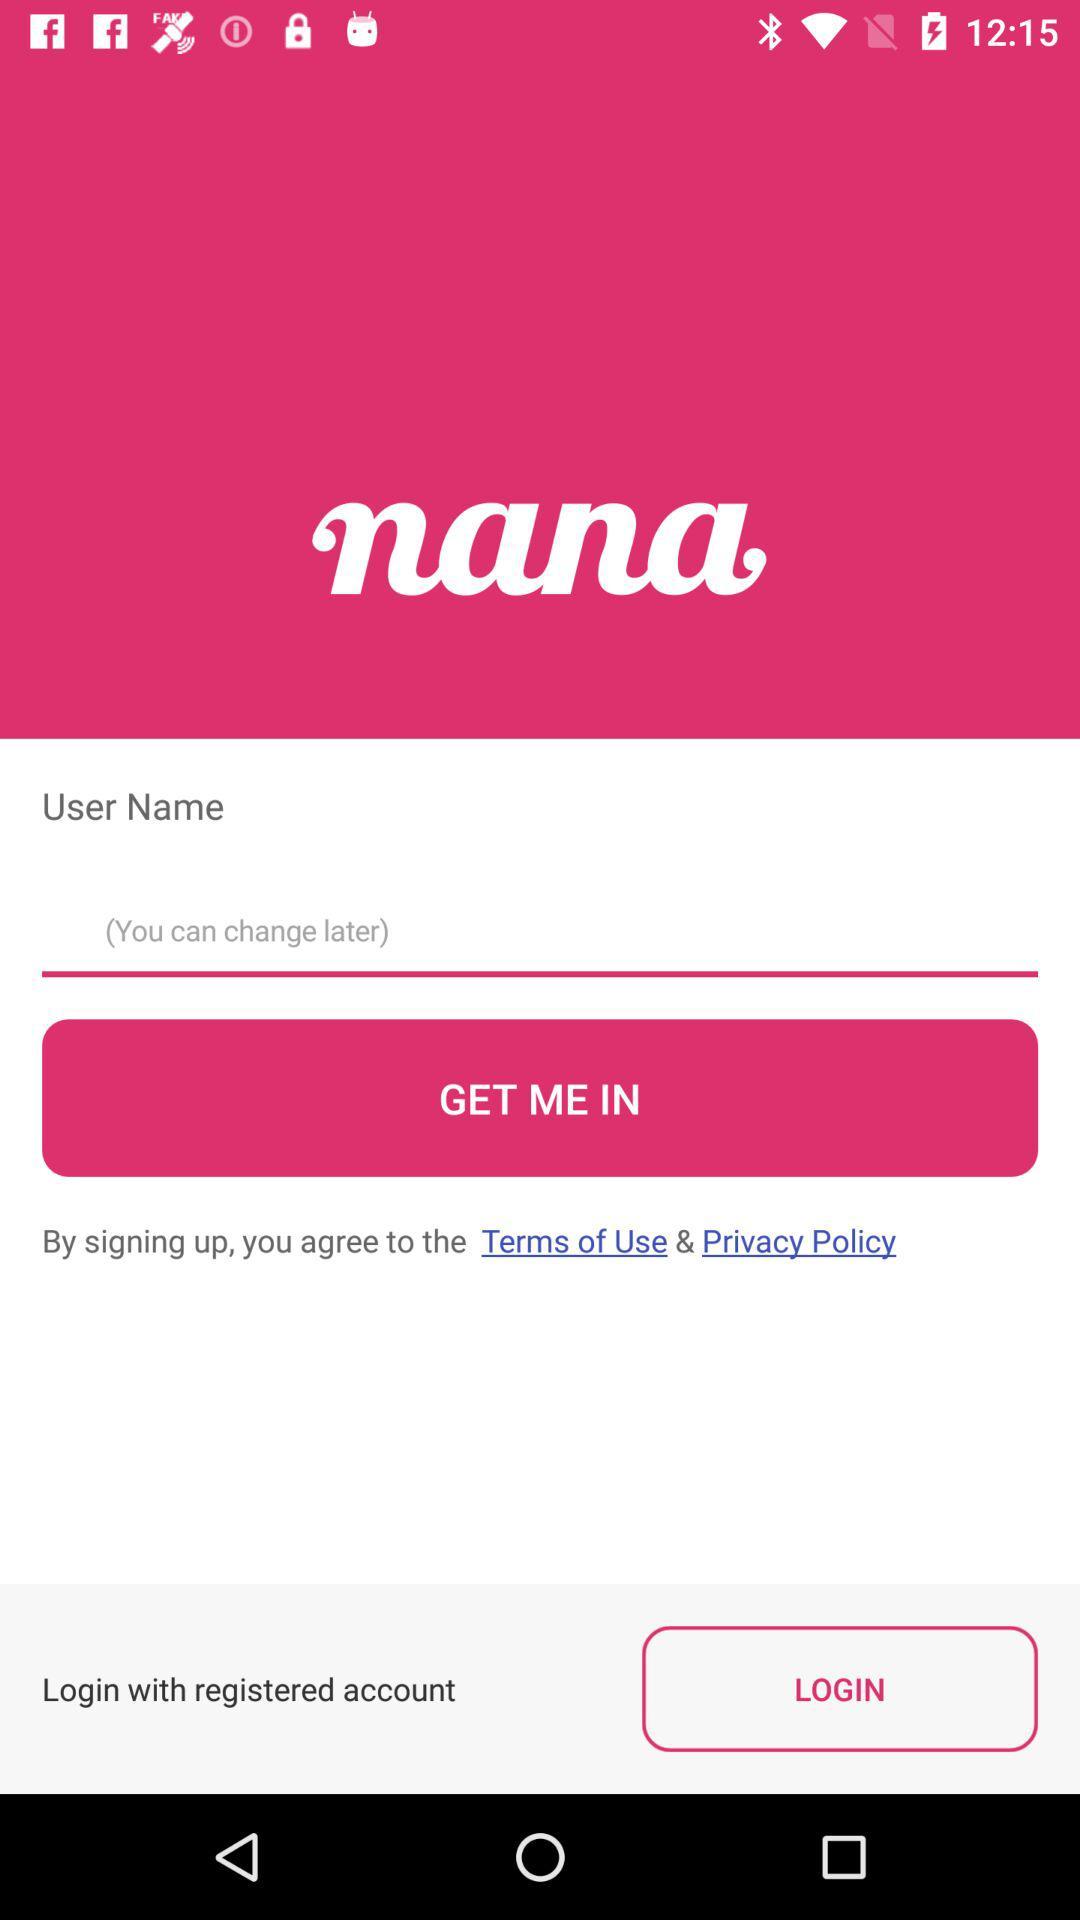 The image size is (1080, 1920). Describe the element at coordinates (540, 923) in the screenshot. I see `user name` at that location.